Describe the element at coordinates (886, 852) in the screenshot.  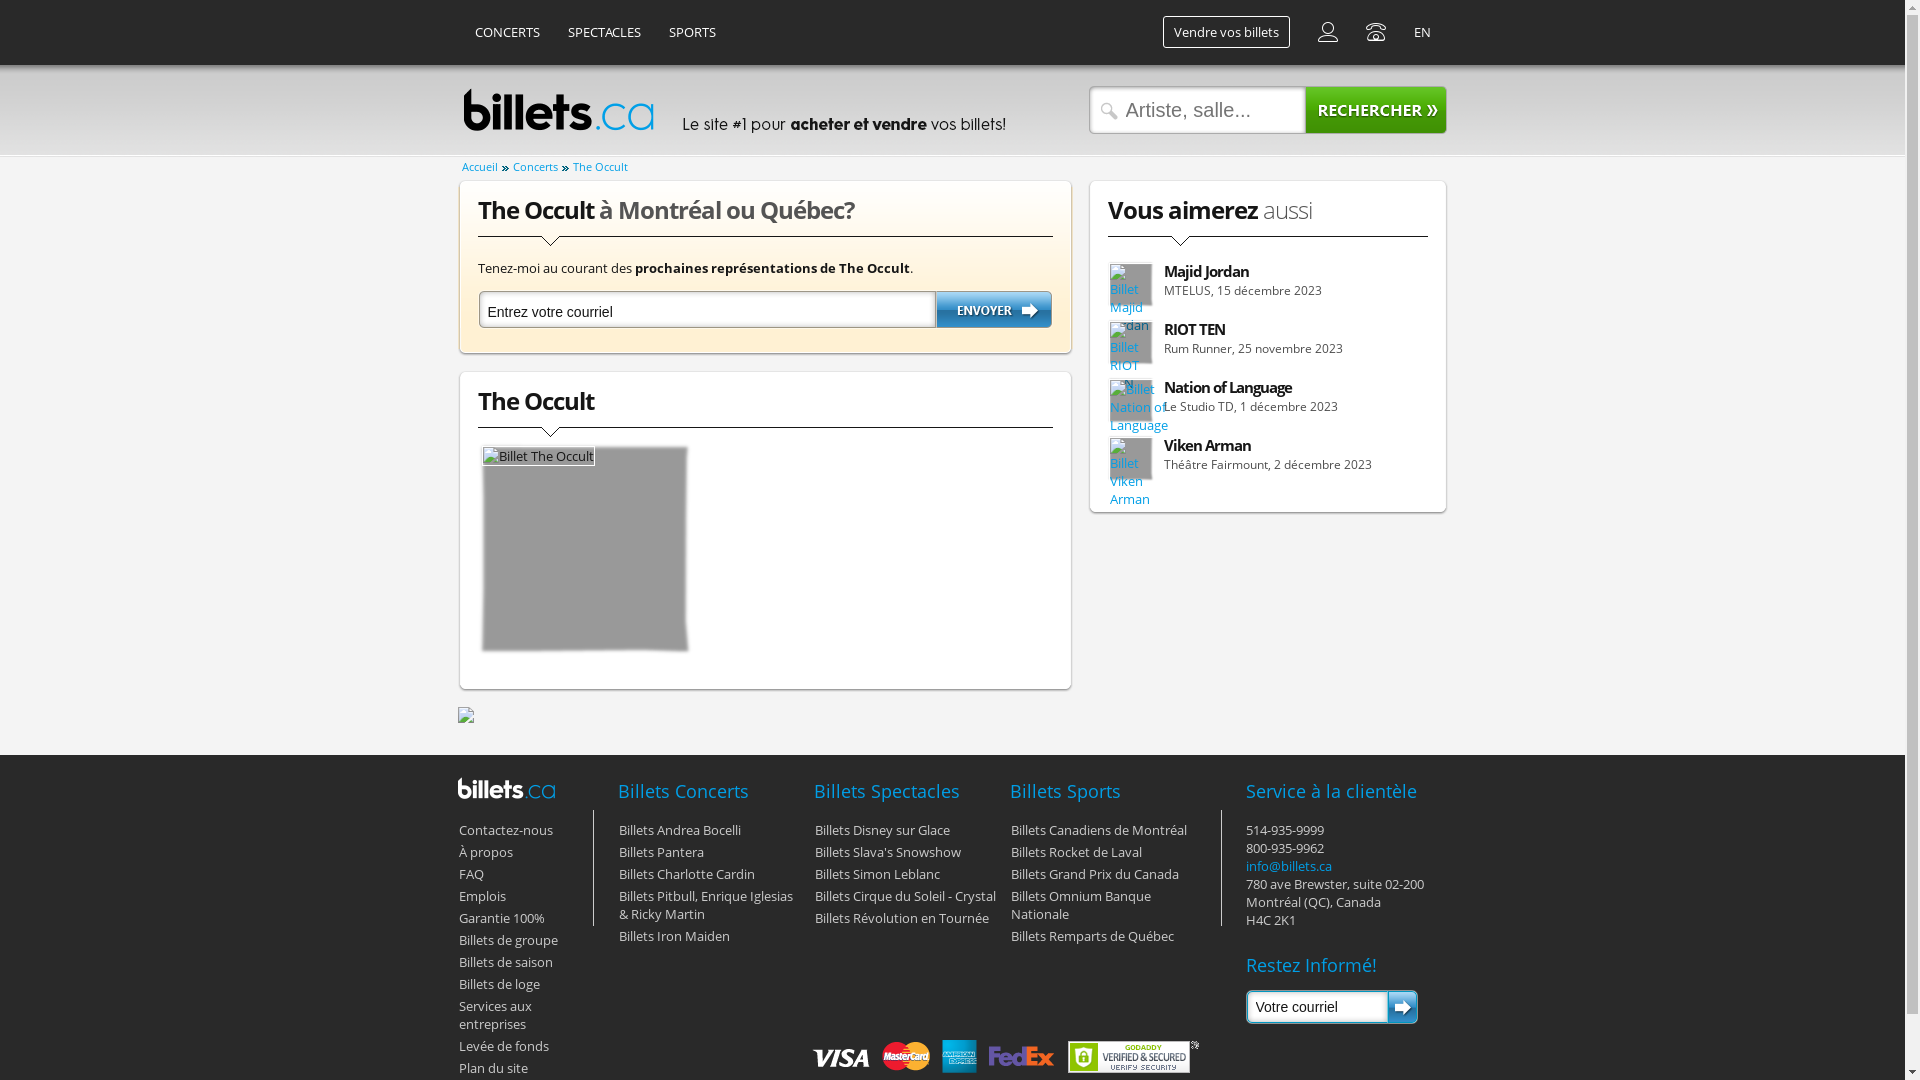
I see `'Billets Slava's Snowshow'` at that location.